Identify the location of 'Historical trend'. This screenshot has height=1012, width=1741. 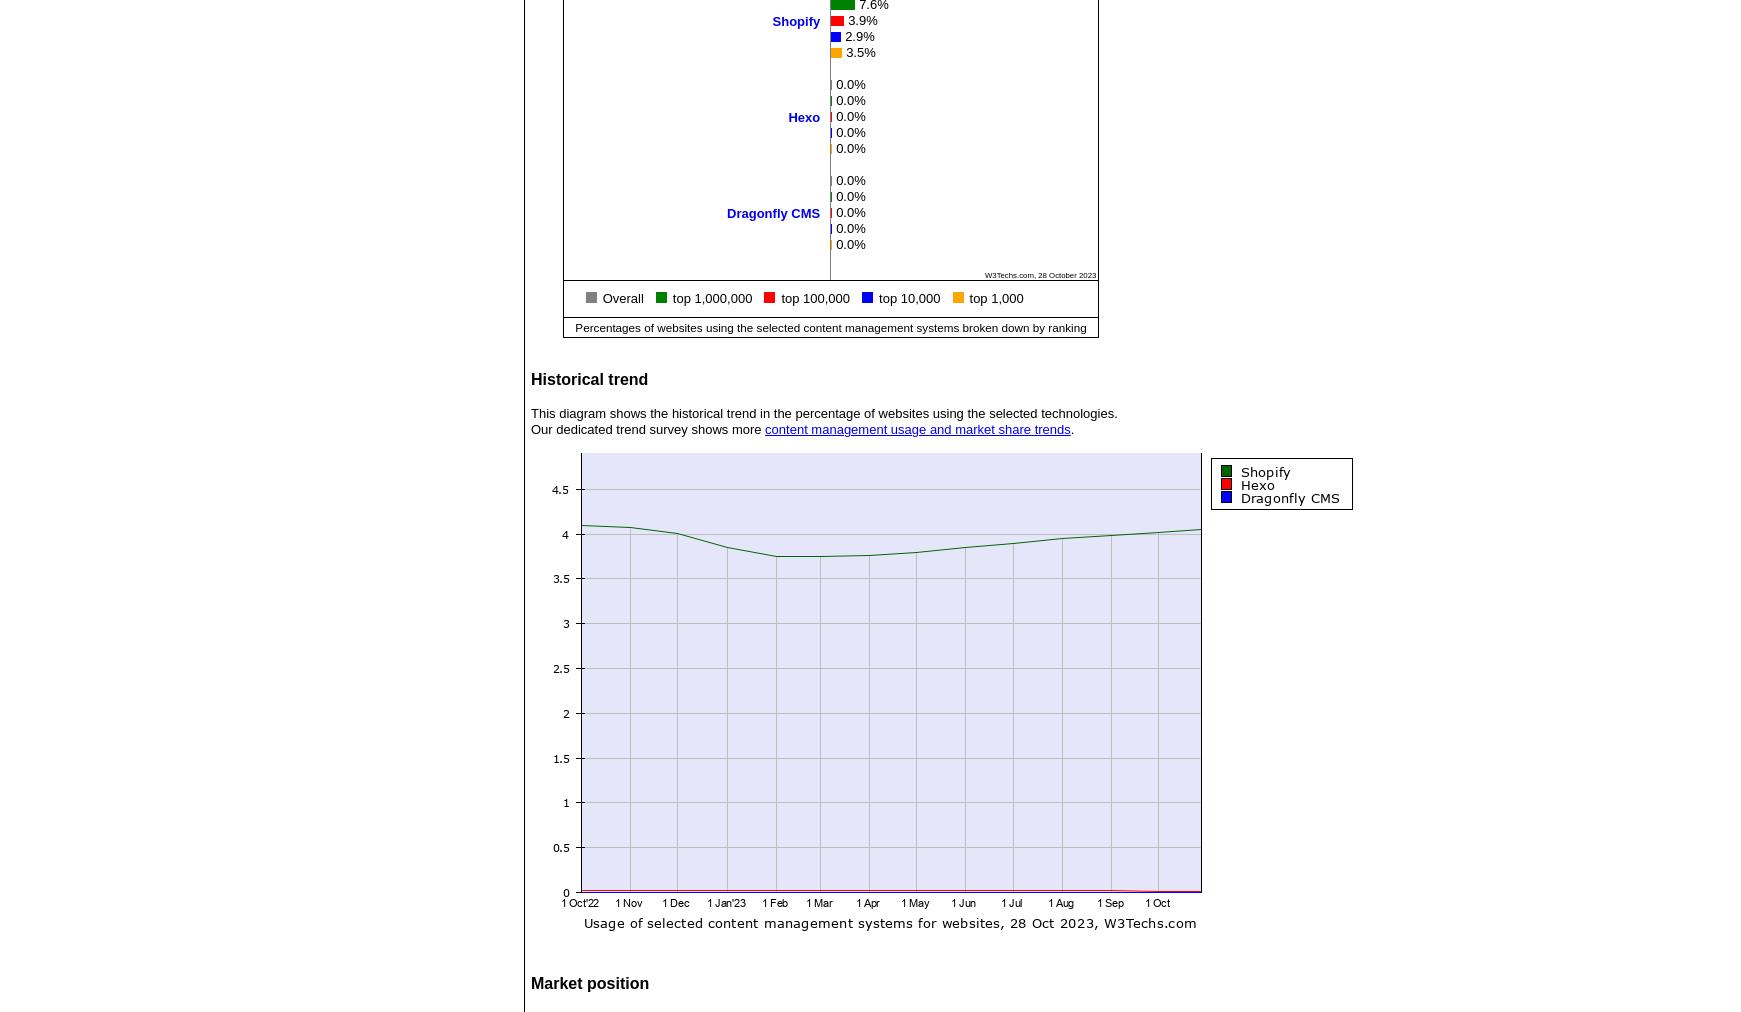
(589, 378).